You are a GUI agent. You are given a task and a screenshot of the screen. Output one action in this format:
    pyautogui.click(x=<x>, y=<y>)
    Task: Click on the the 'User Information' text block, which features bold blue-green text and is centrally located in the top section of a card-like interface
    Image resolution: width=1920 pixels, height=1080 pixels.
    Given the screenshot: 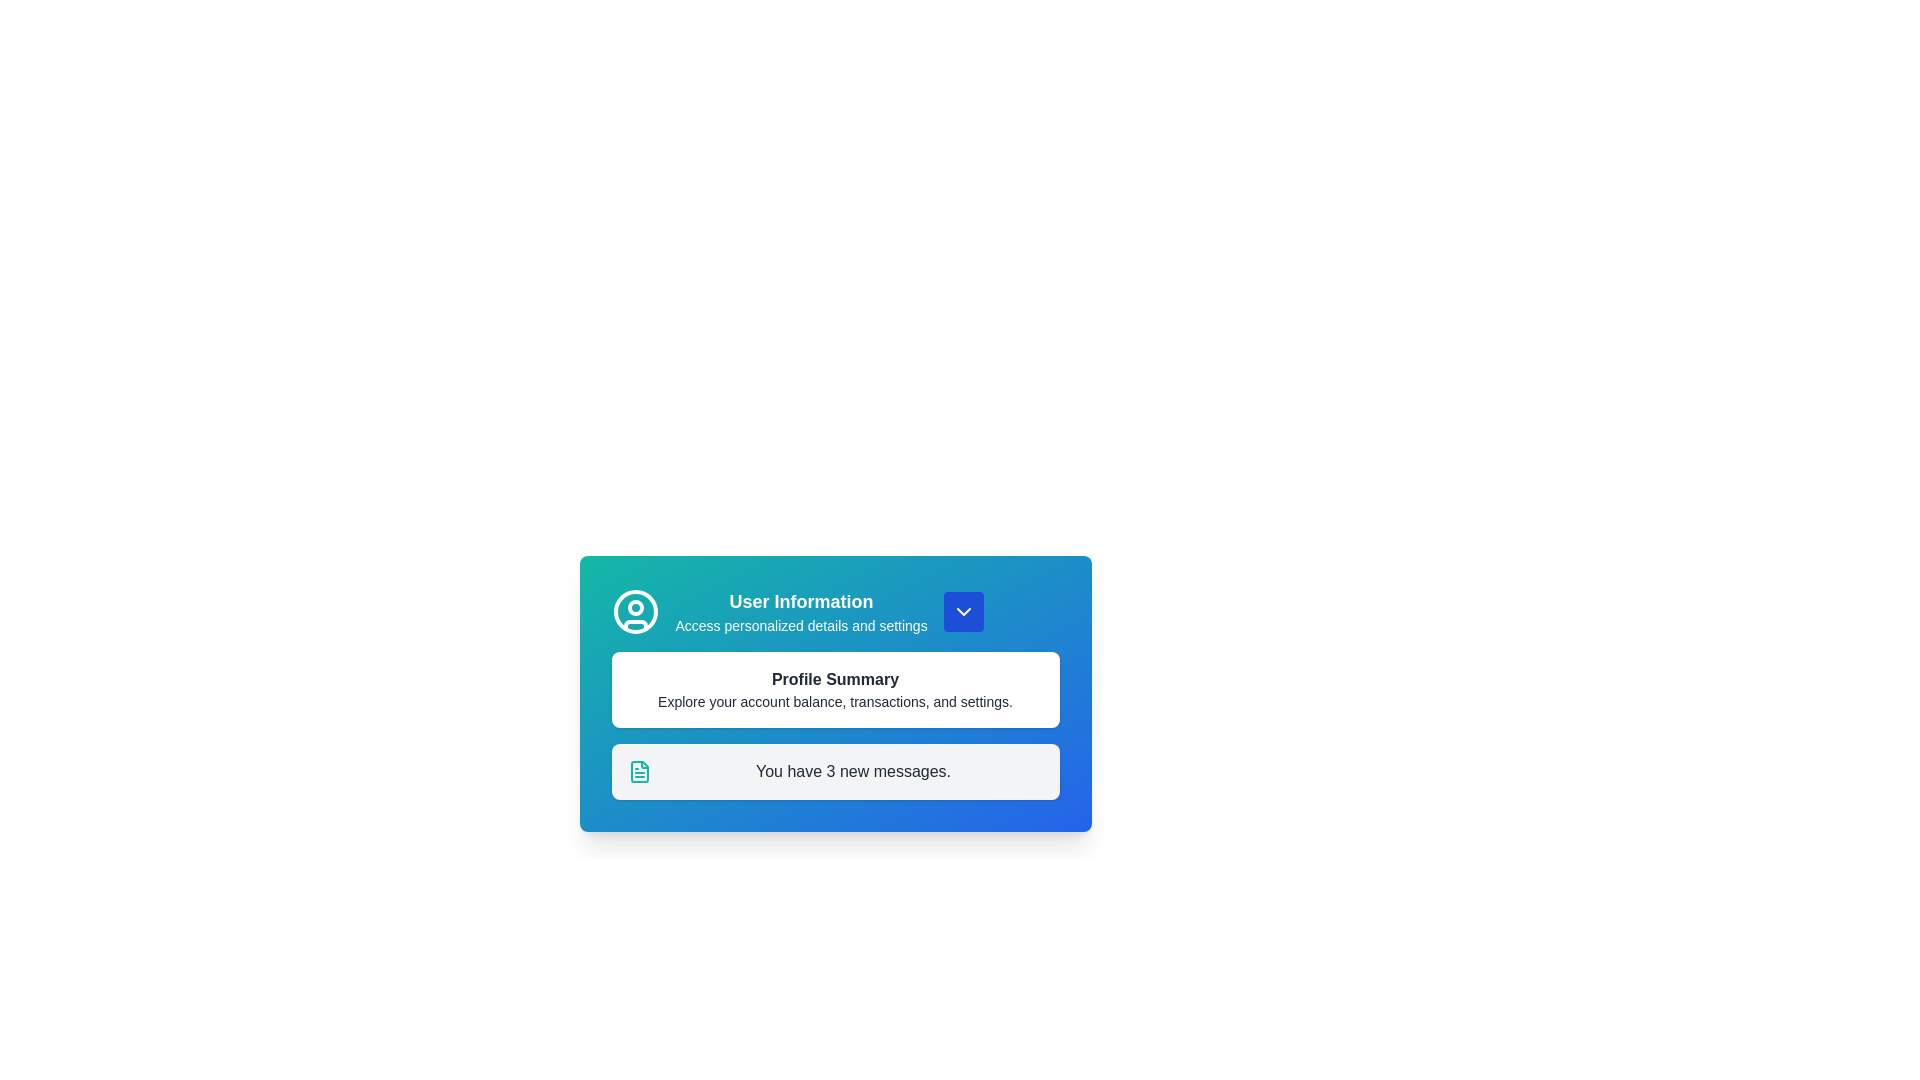 What is the action you would take?
    pyautogui.click(x=801, y=611)
    